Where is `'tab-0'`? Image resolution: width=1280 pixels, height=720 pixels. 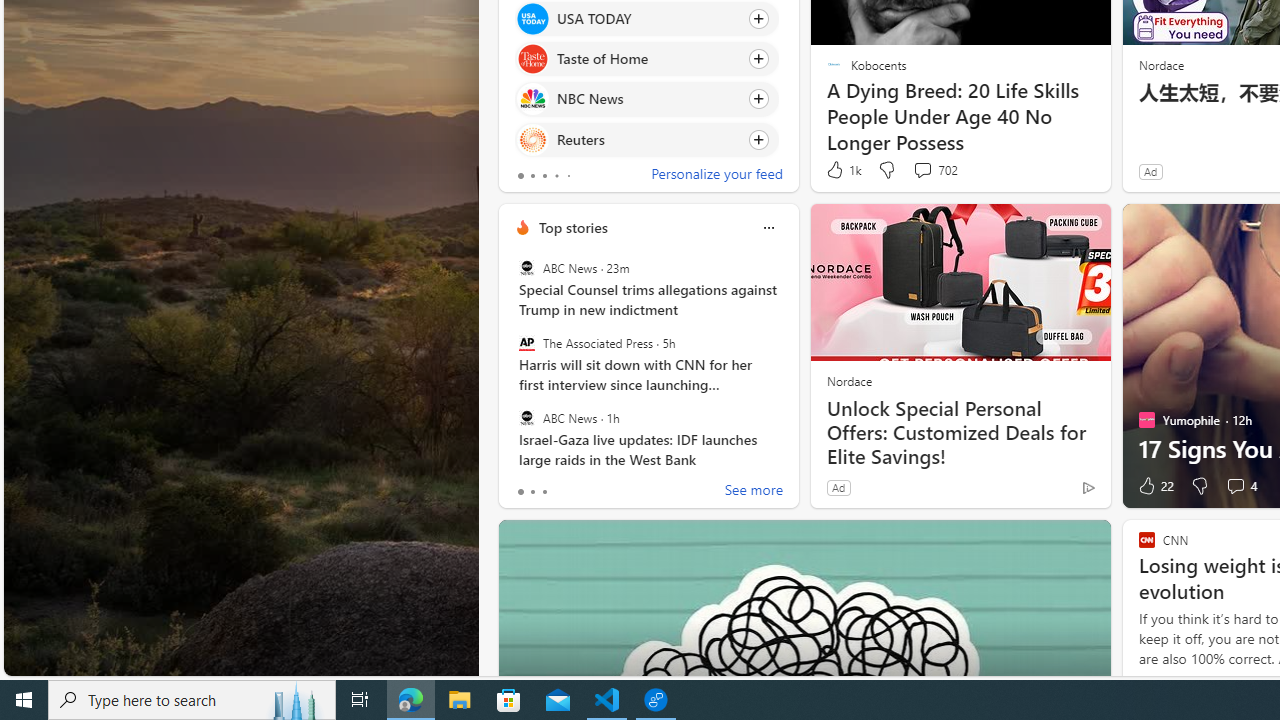
'tab-0' is located at coordinates (520, 492).